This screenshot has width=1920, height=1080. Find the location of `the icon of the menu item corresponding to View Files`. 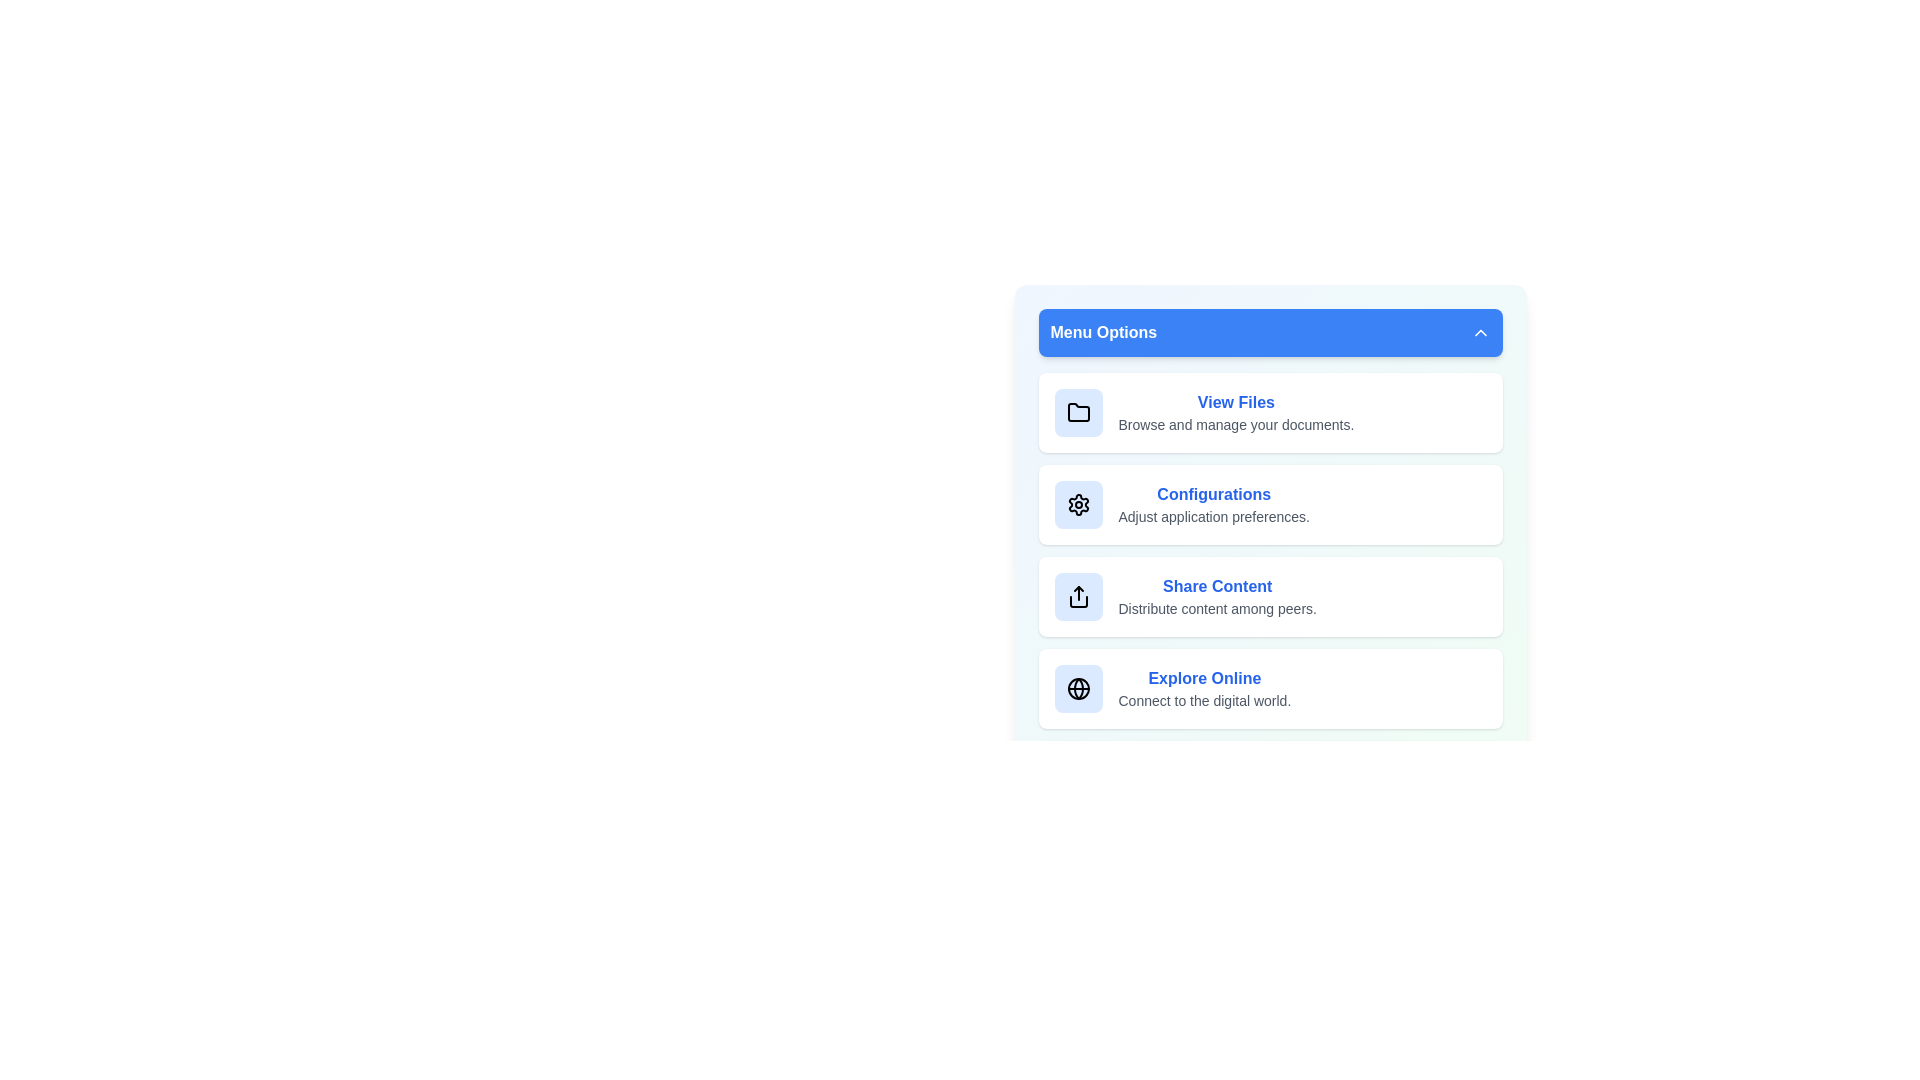

the icon of the menu item corresponding to View Files is located at coordinates (1077, 411).